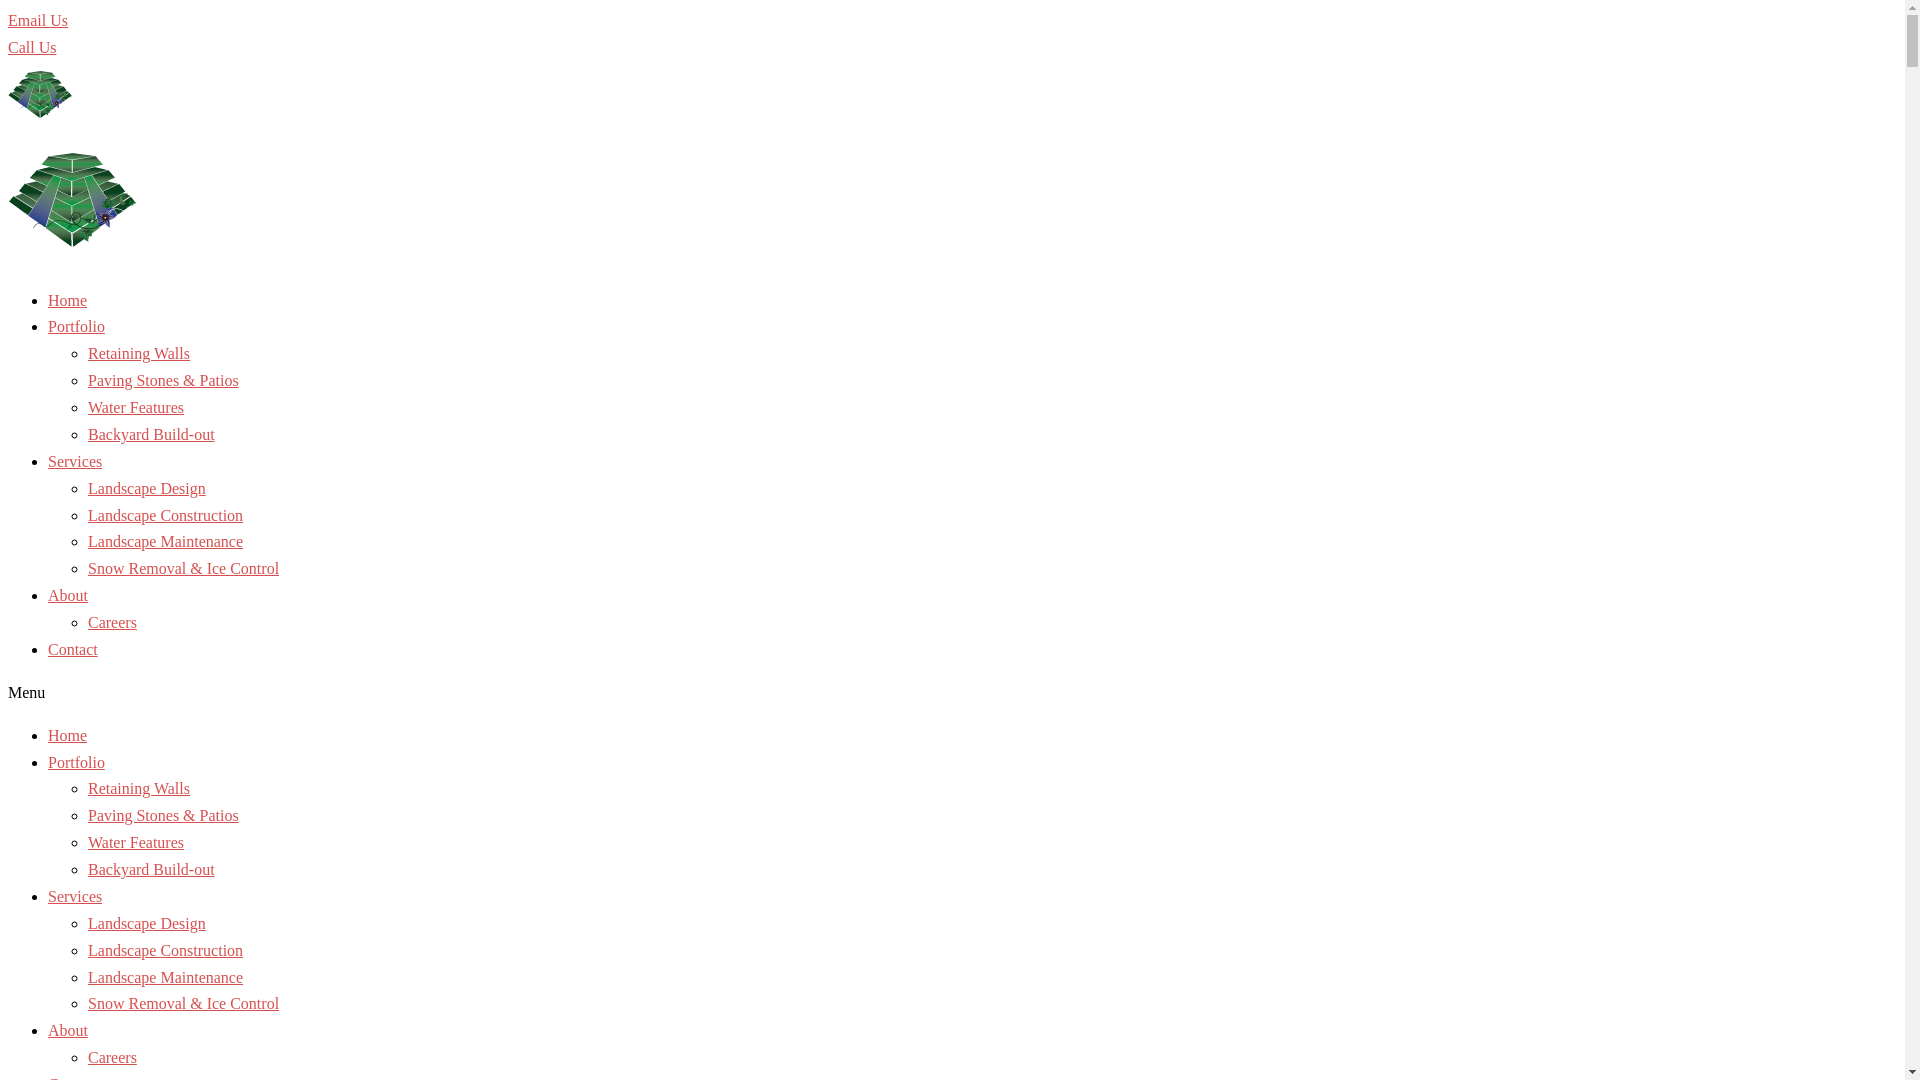 The image size is (1920, 1080). What do you see at coordinates (165, 513) in the screenshot?
I see `'Landscape Construction'` at bounding box center [165, 513].